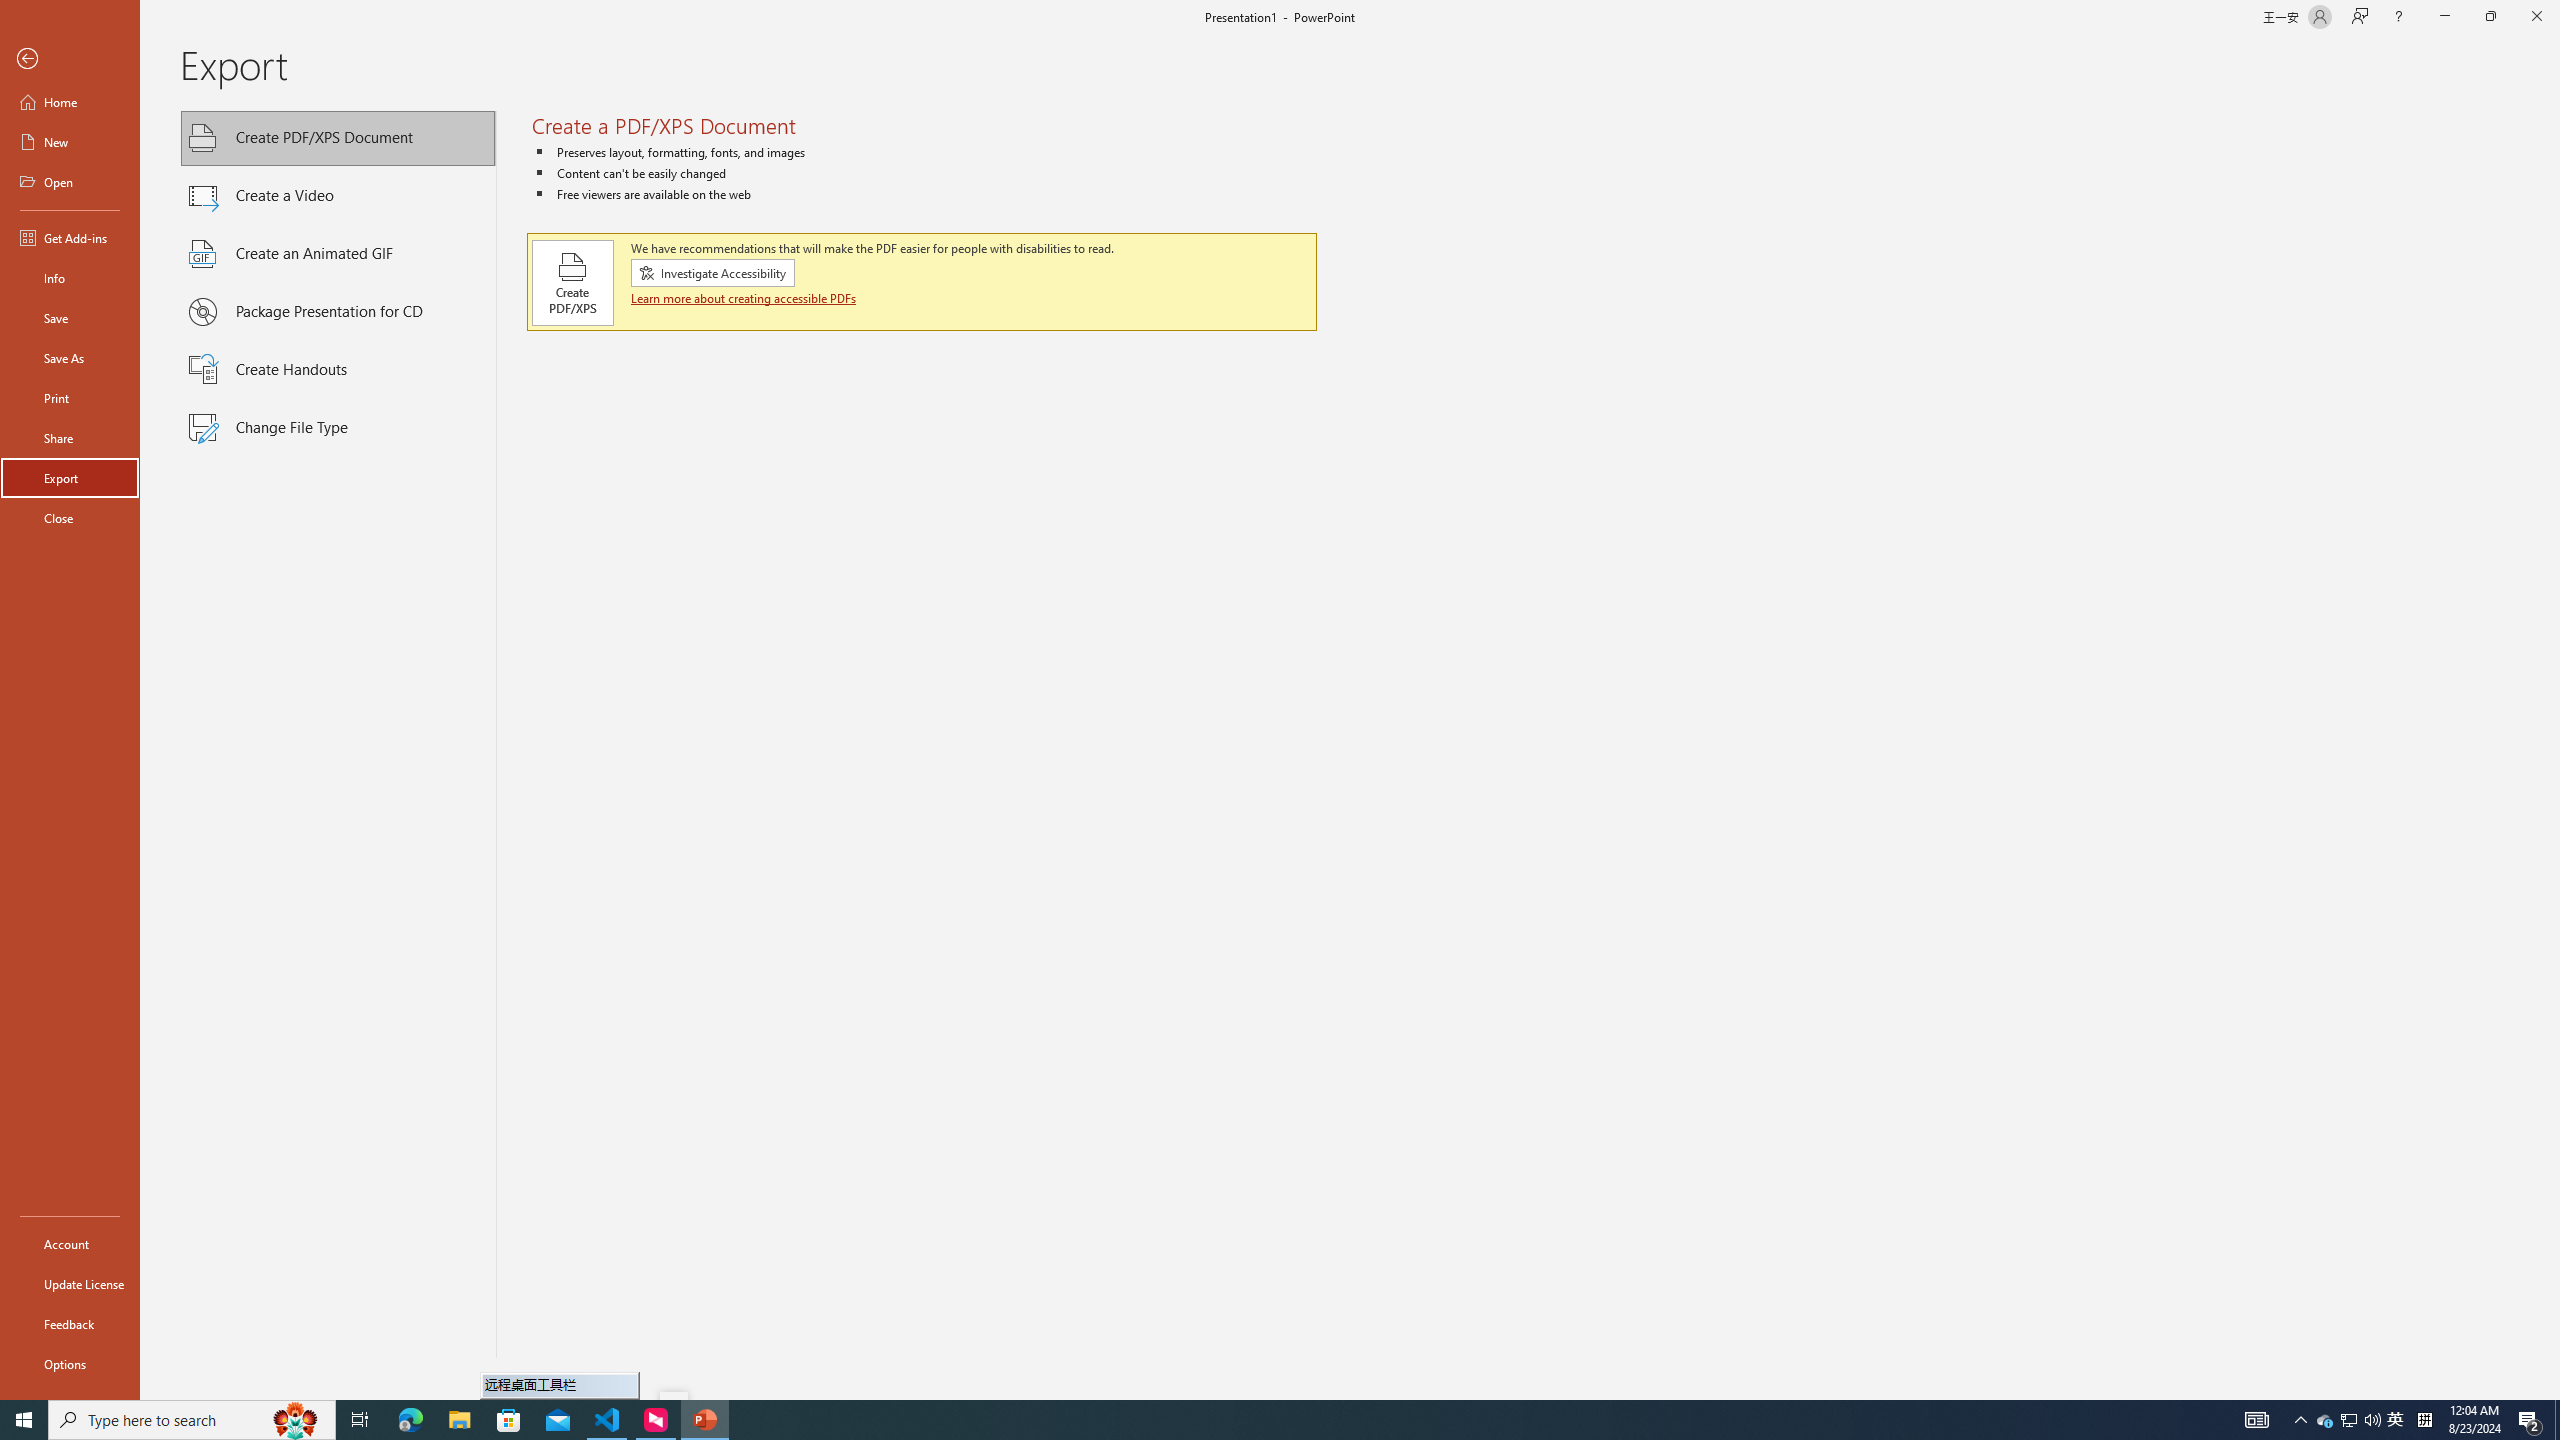  I want to click on 'Create Handouts', so click(338, 369).